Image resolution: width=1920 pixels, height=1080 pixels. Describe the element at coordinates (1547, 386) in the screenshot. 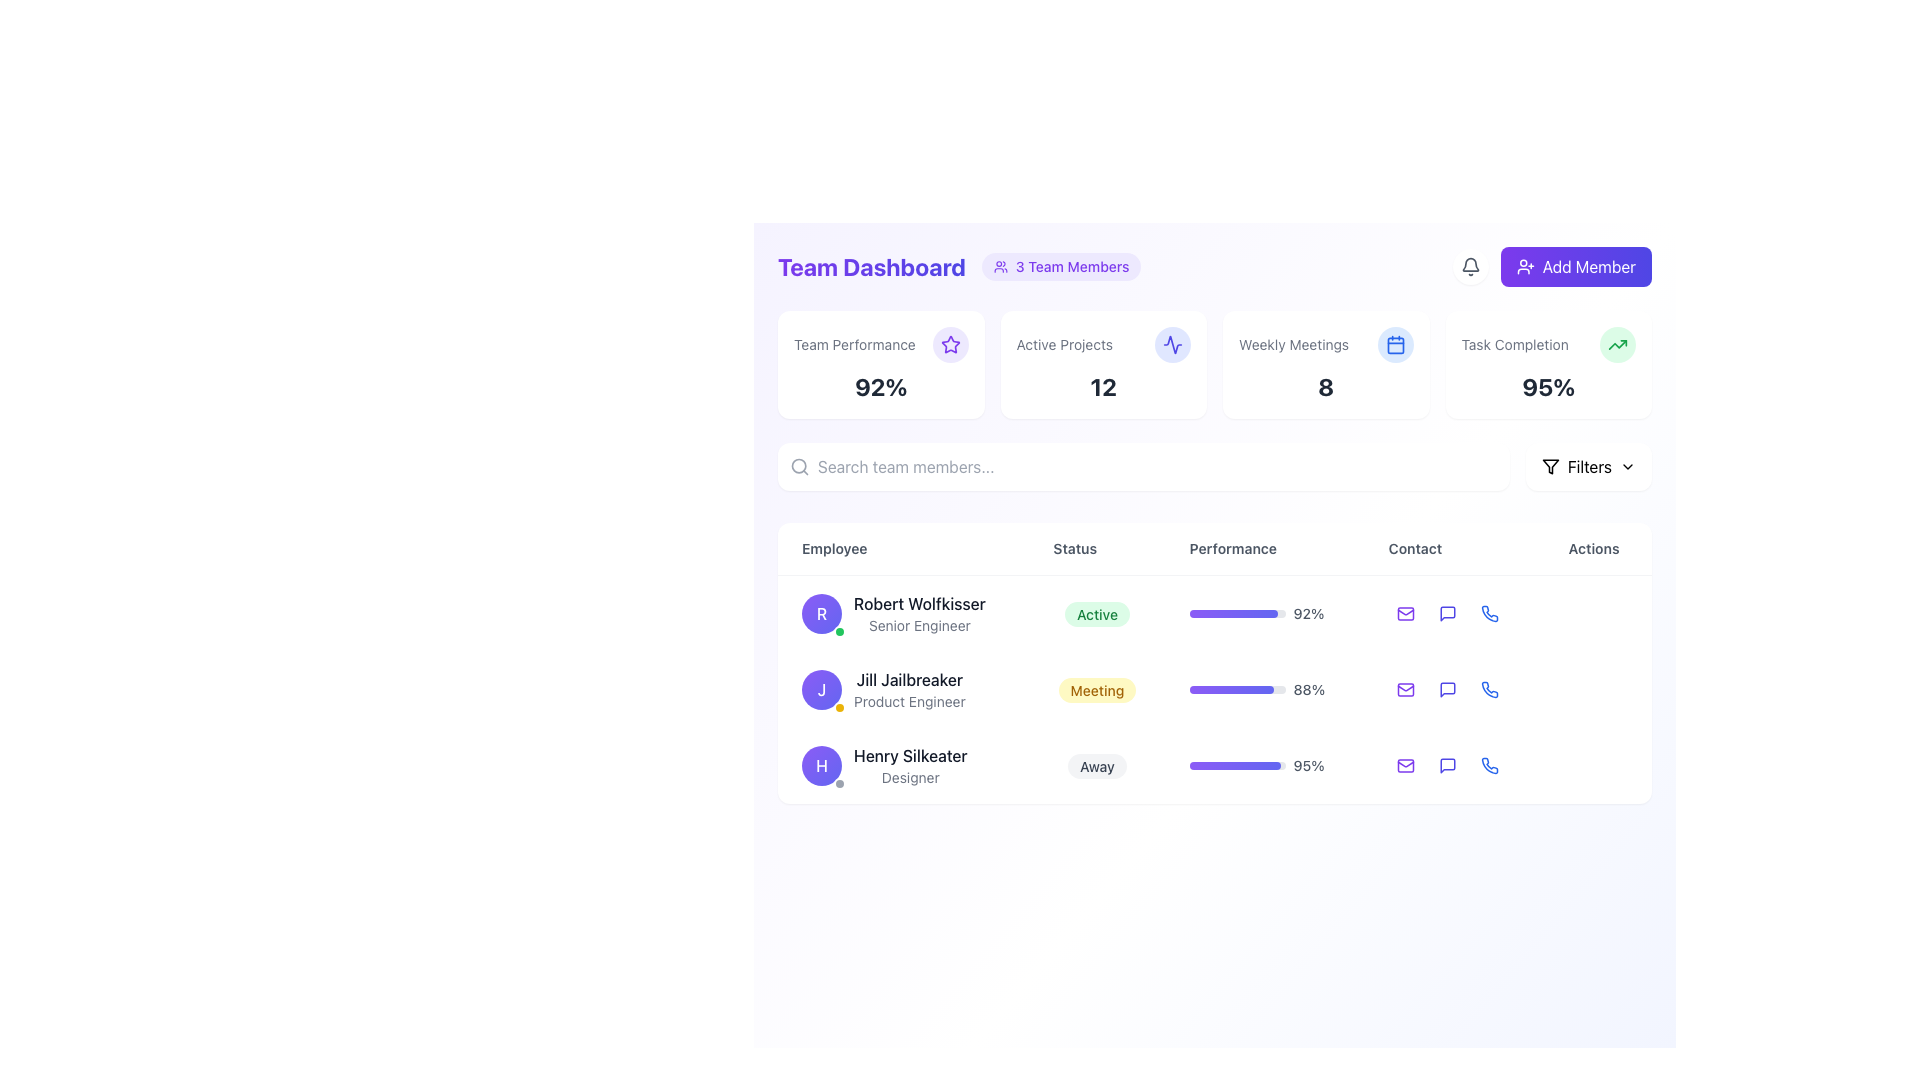

I see `the text label displaying '95%' in bold, black font, indicating task completion status` at that location.